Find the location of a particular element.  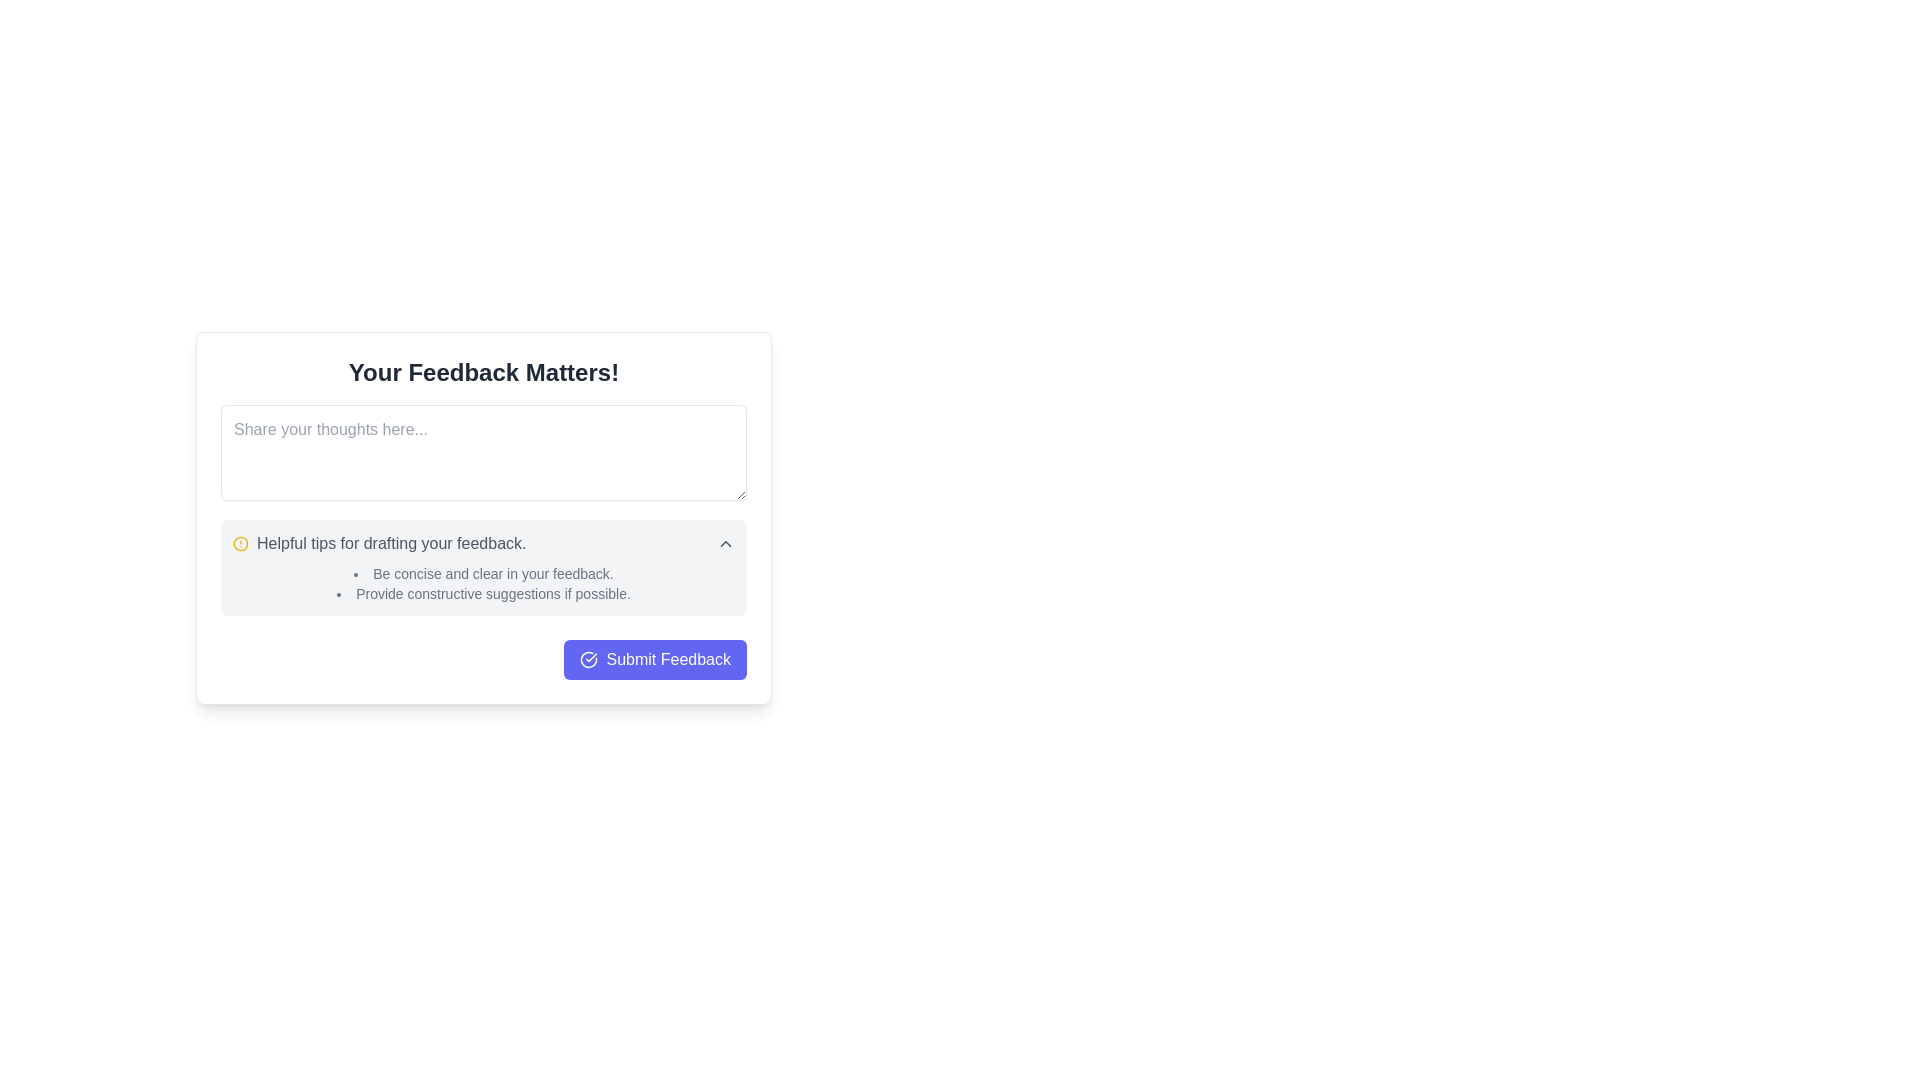

the circular icon with a checkmark inside, which is located to the left of the 'Submit Feedback' text label in the button is located at coordinates (588, 659).